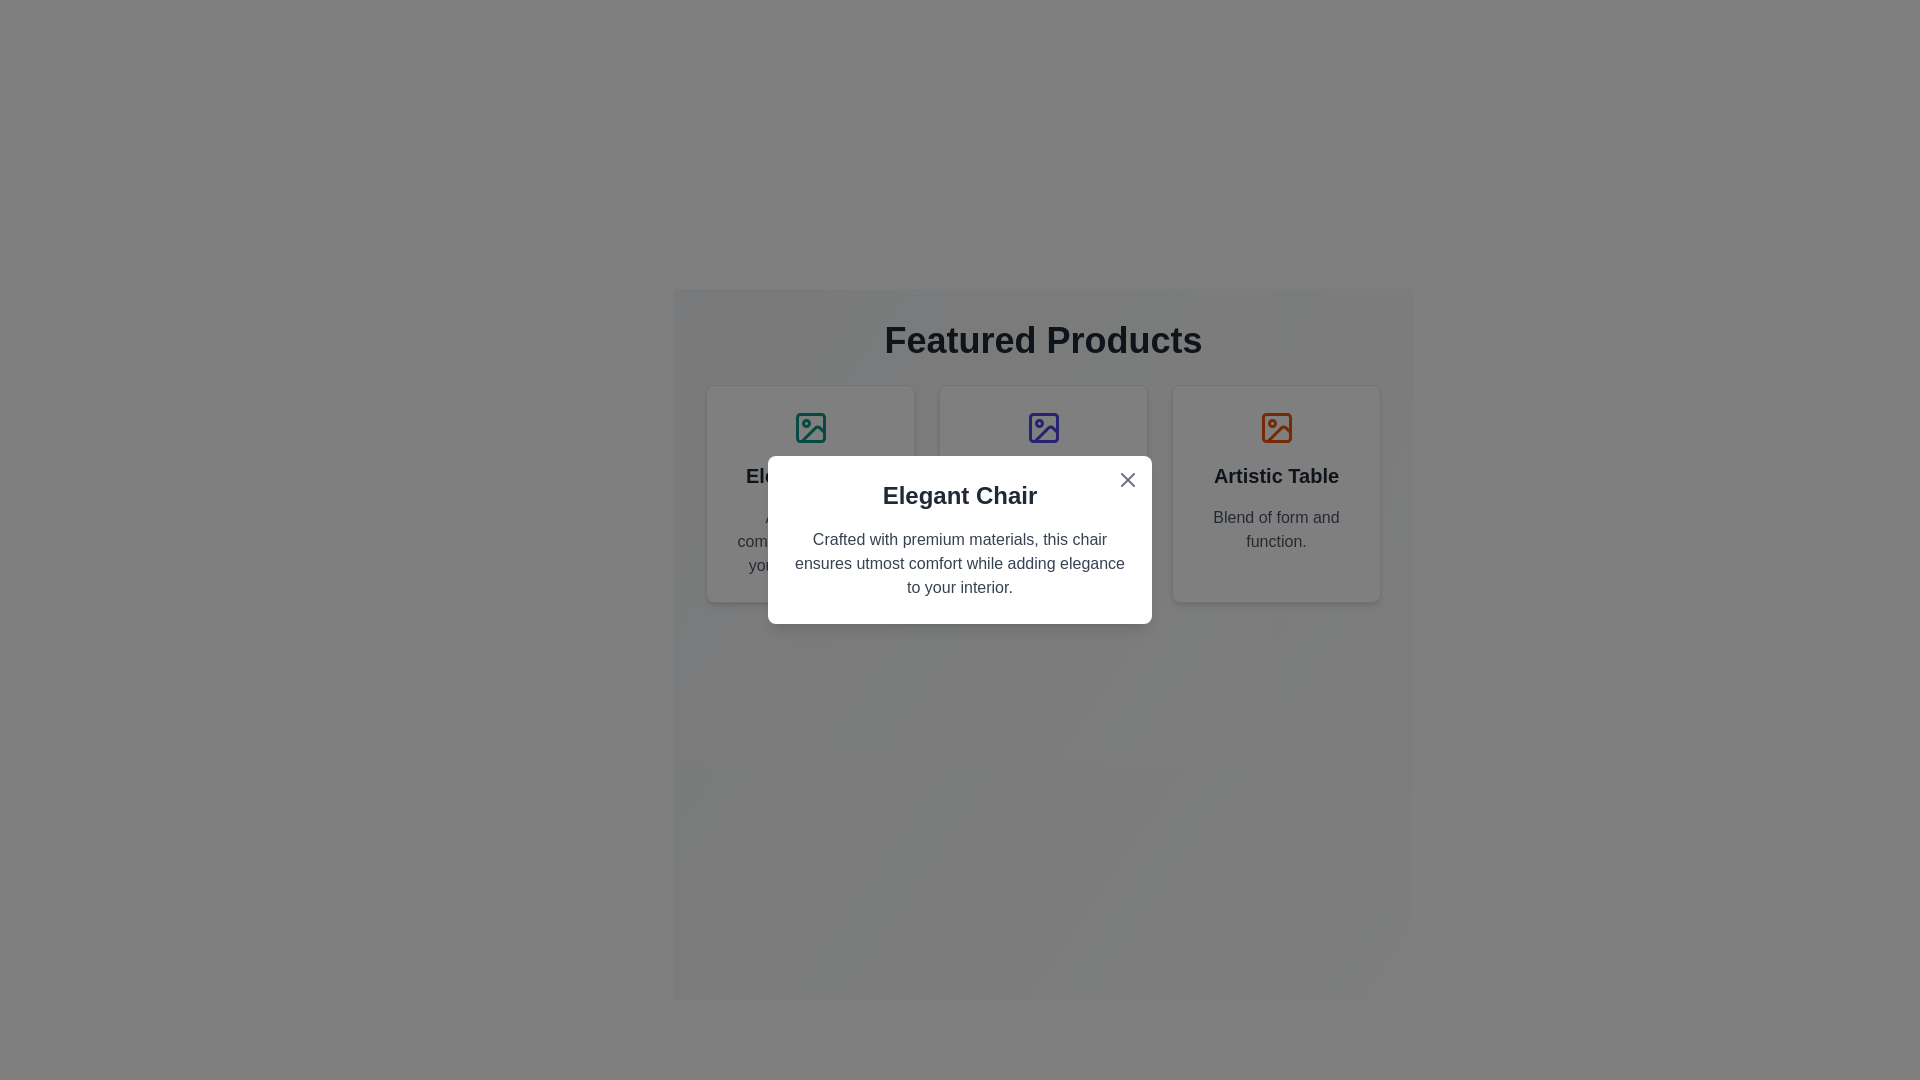 The width and height of the screenshot is (1920, 1080). I want to click on the icon located at the top center of the 'Artistic Table' card, which visually represents a product or category, so click(1275, 427).